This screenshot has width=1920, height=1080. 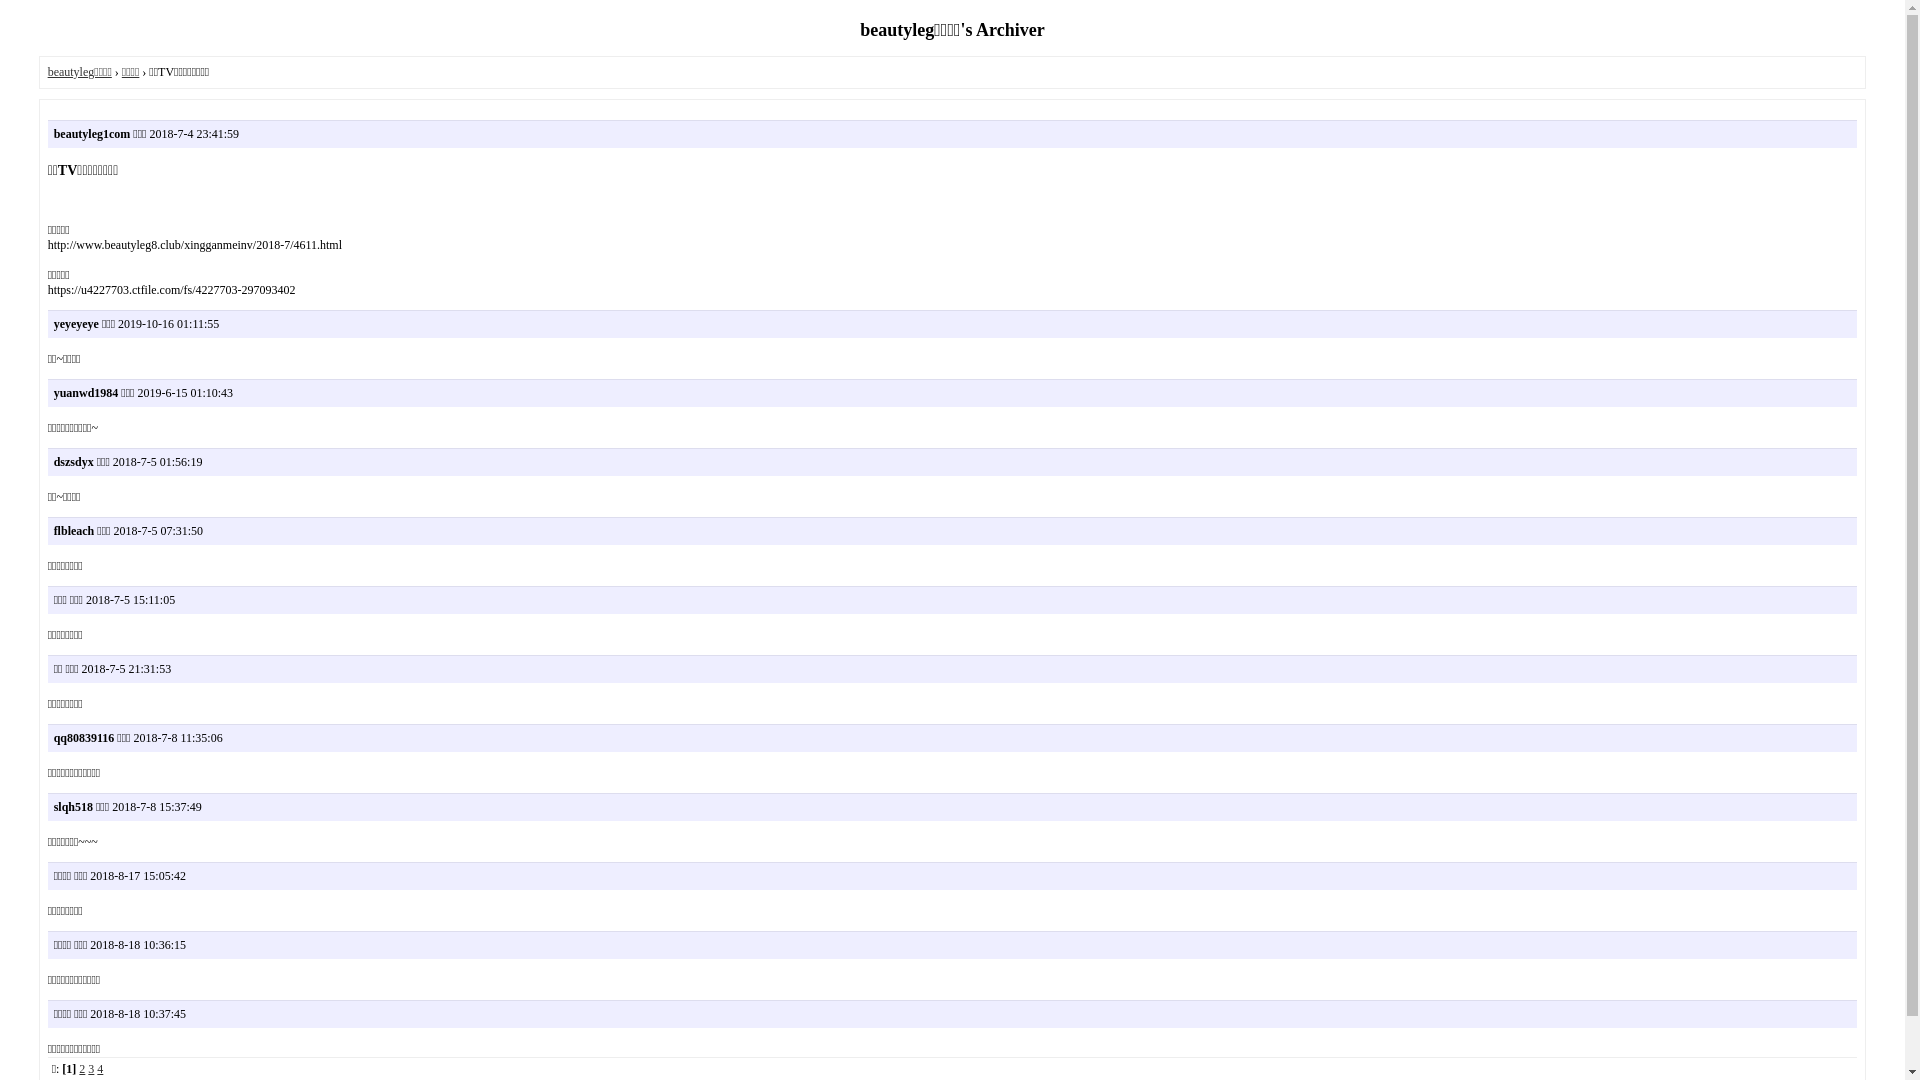 What do you see at coordinates (99, 1067) in the screenshot?
I see `'4'` at bounding box center [99, 1067].